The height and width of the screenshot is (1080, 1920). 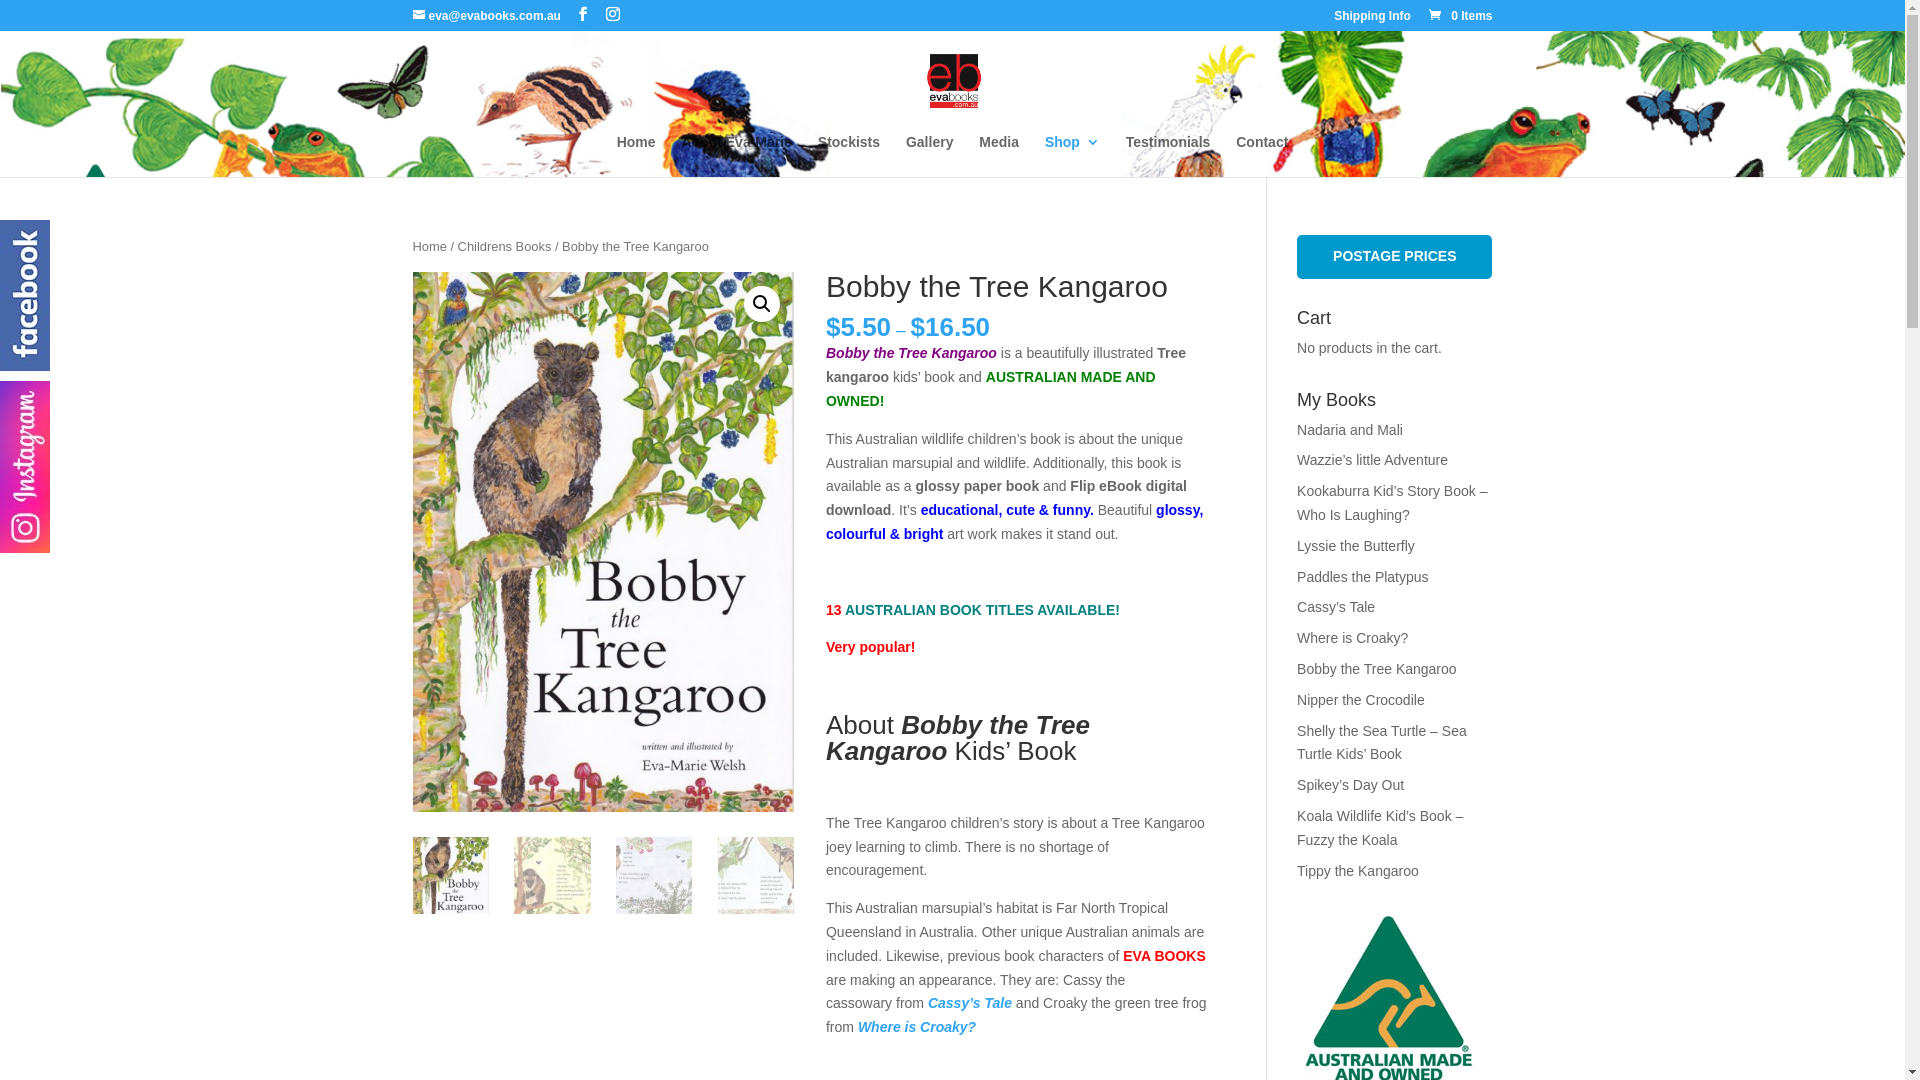 I want to click on 'Shop', so click(x=1071, y=154).